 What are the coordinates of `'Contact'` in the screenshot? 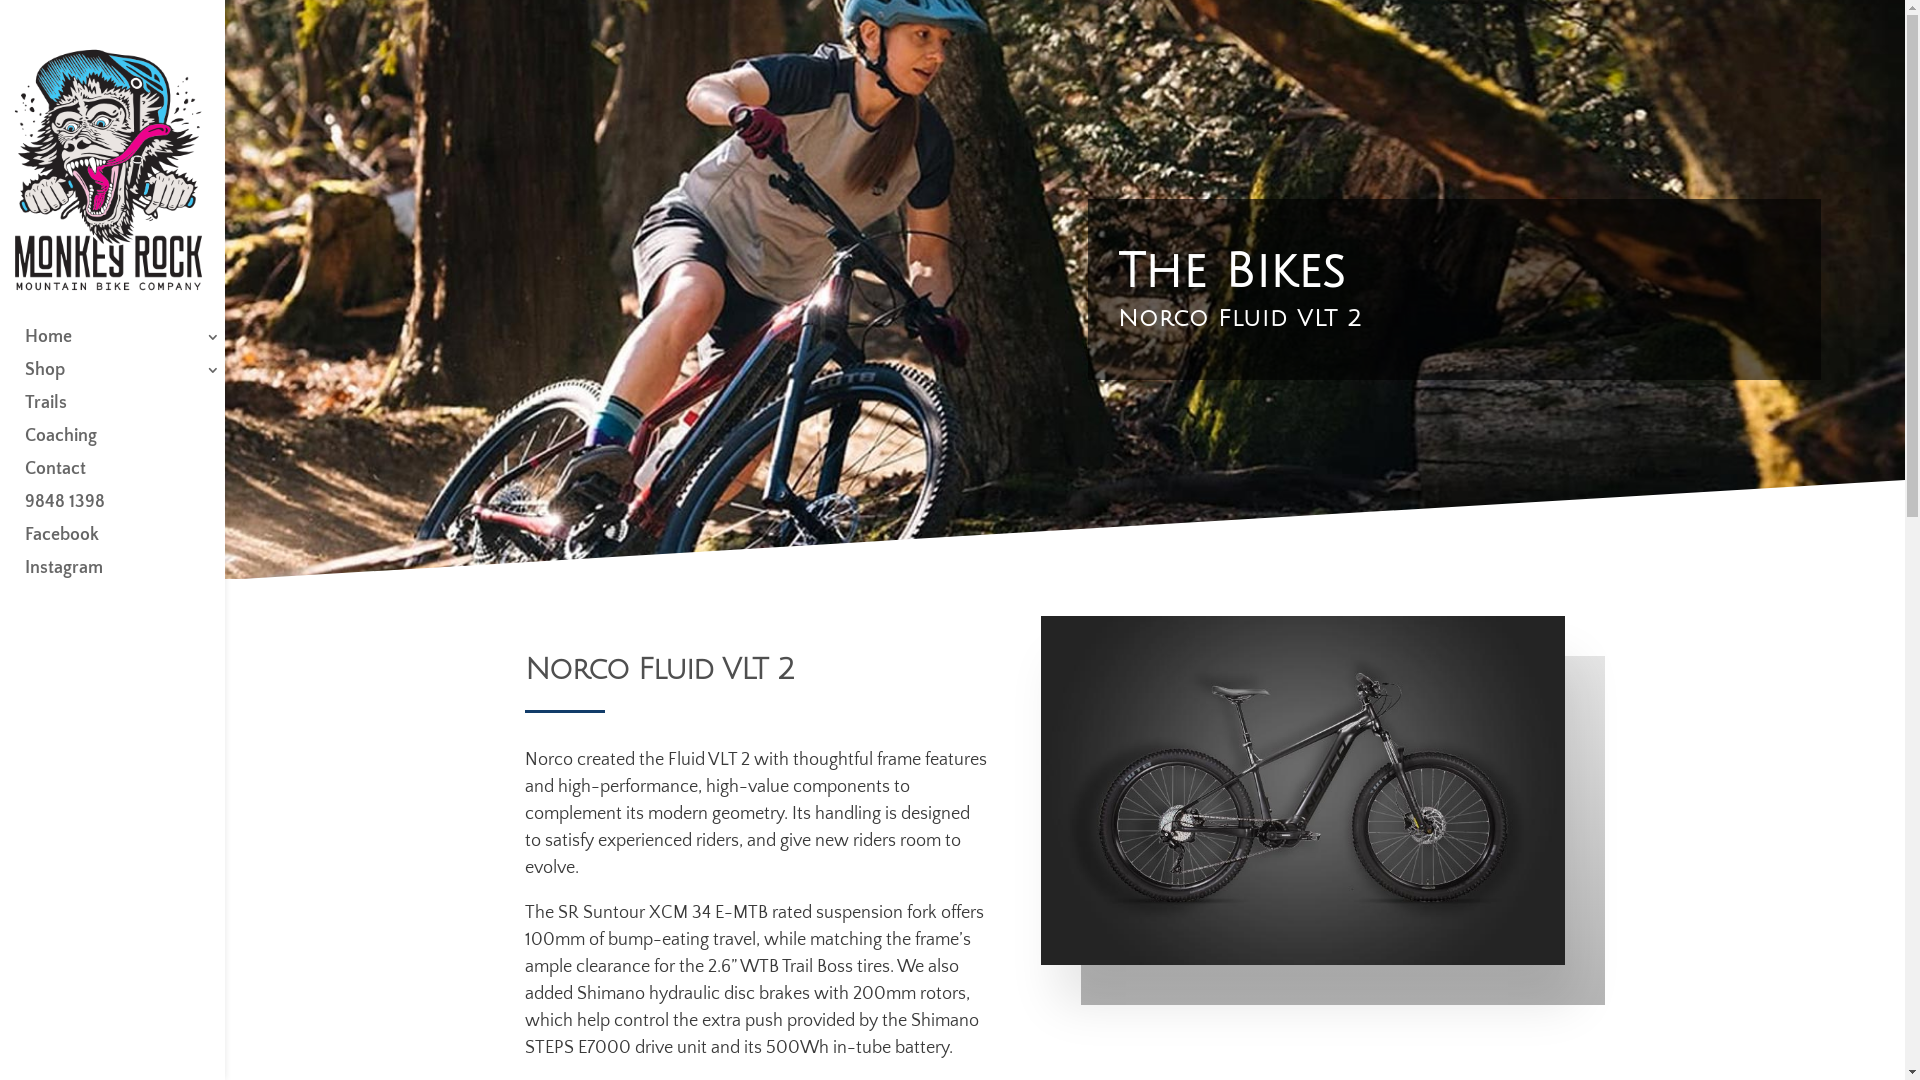 It's located at (131, 478).